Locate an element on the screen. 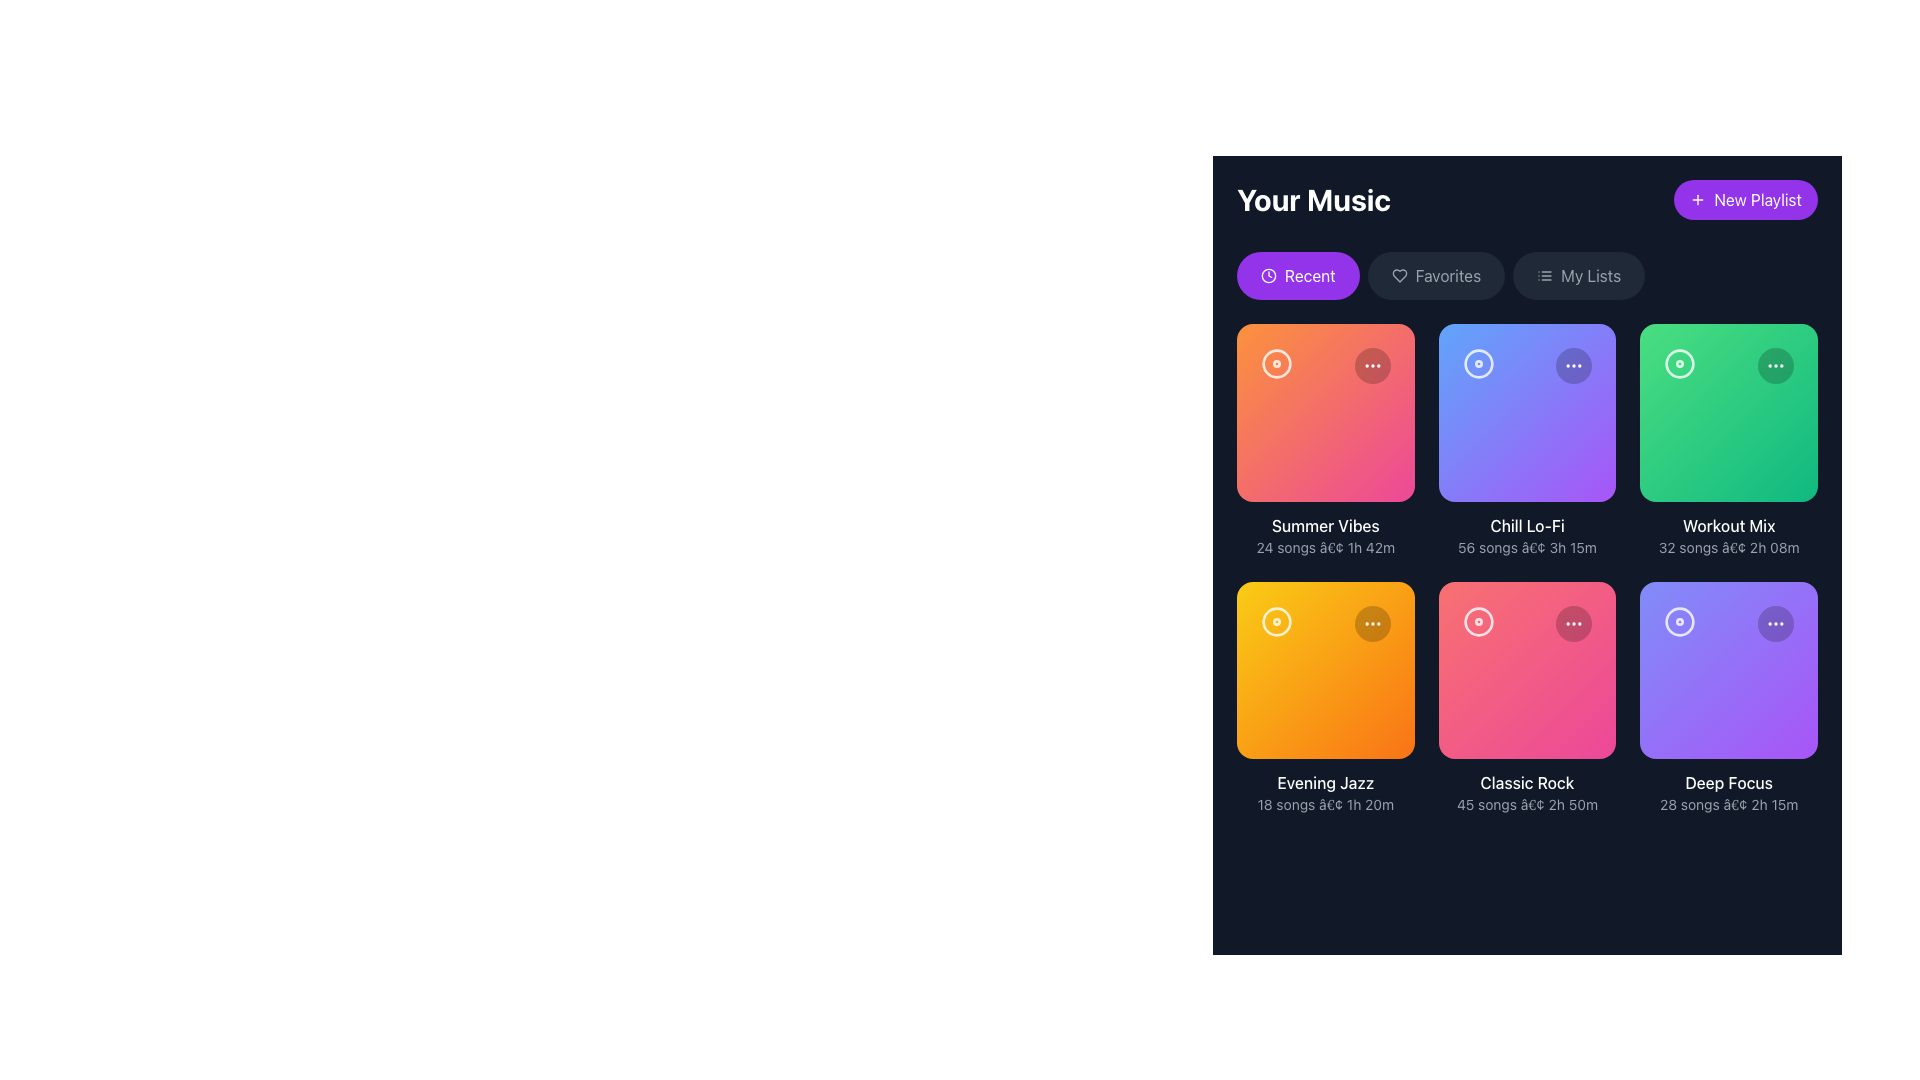 This screenshot has width=1920, height=1080. the menu trigger icon located in the top right corner of the 'Summer Vibes' tile is located at coordinates (1371, 366).